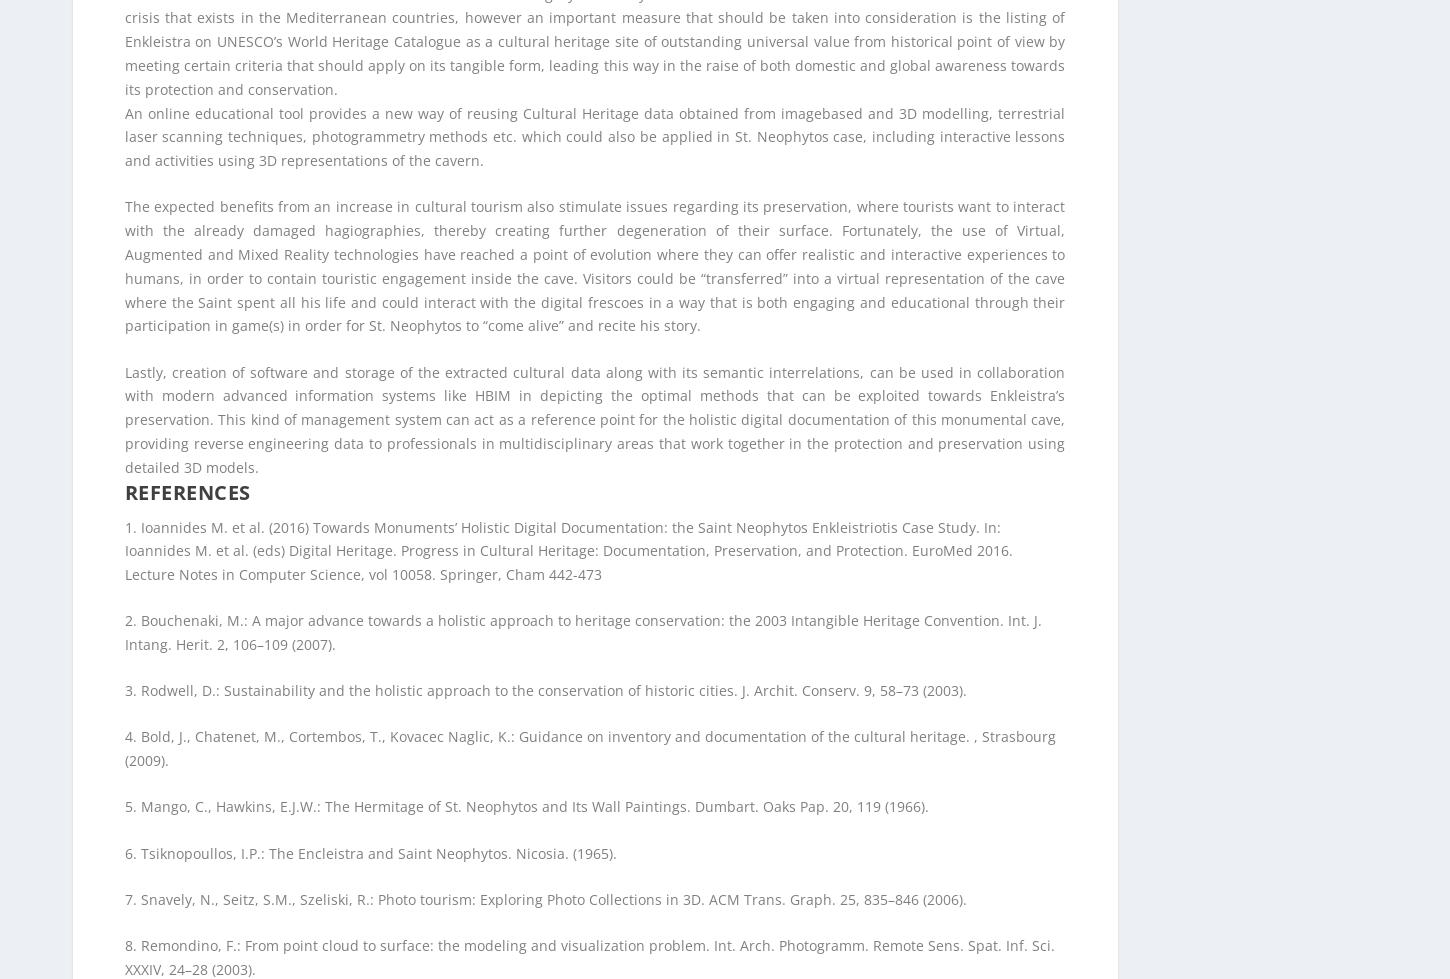 The height and width of the screenshot is (979, 1450). Describe the element at coordinates (122, 146) in the screenshot. I see `'7. Snavely, N., Seitz, S.M., Szeliski, R.: Photo tourism: Exploring Photo Collections in 3D. ACM Trans. Graph. 25, 835–846 (2006).'` at that location.